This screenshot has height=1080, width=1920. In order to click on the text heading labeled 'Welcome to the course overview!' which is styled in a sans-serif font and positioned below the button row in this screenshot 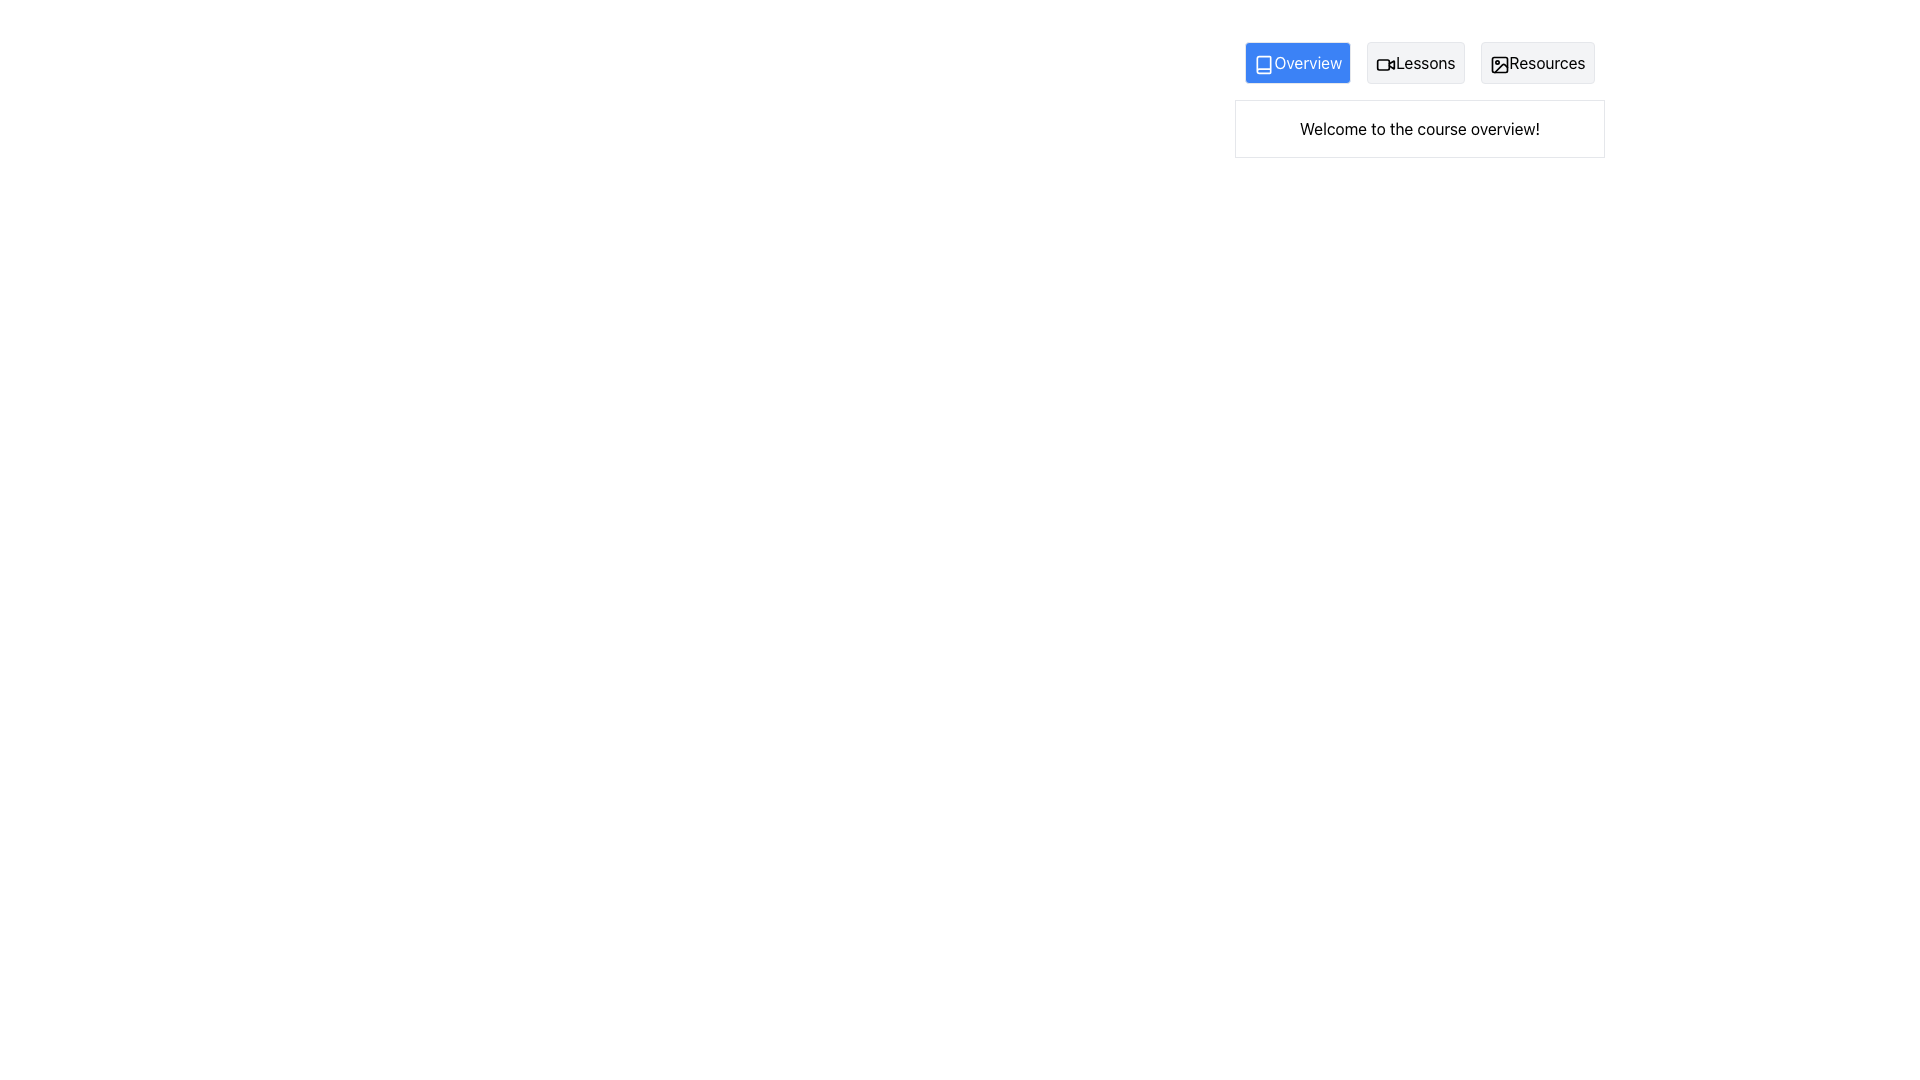, I will do `click(1419, 128)`.